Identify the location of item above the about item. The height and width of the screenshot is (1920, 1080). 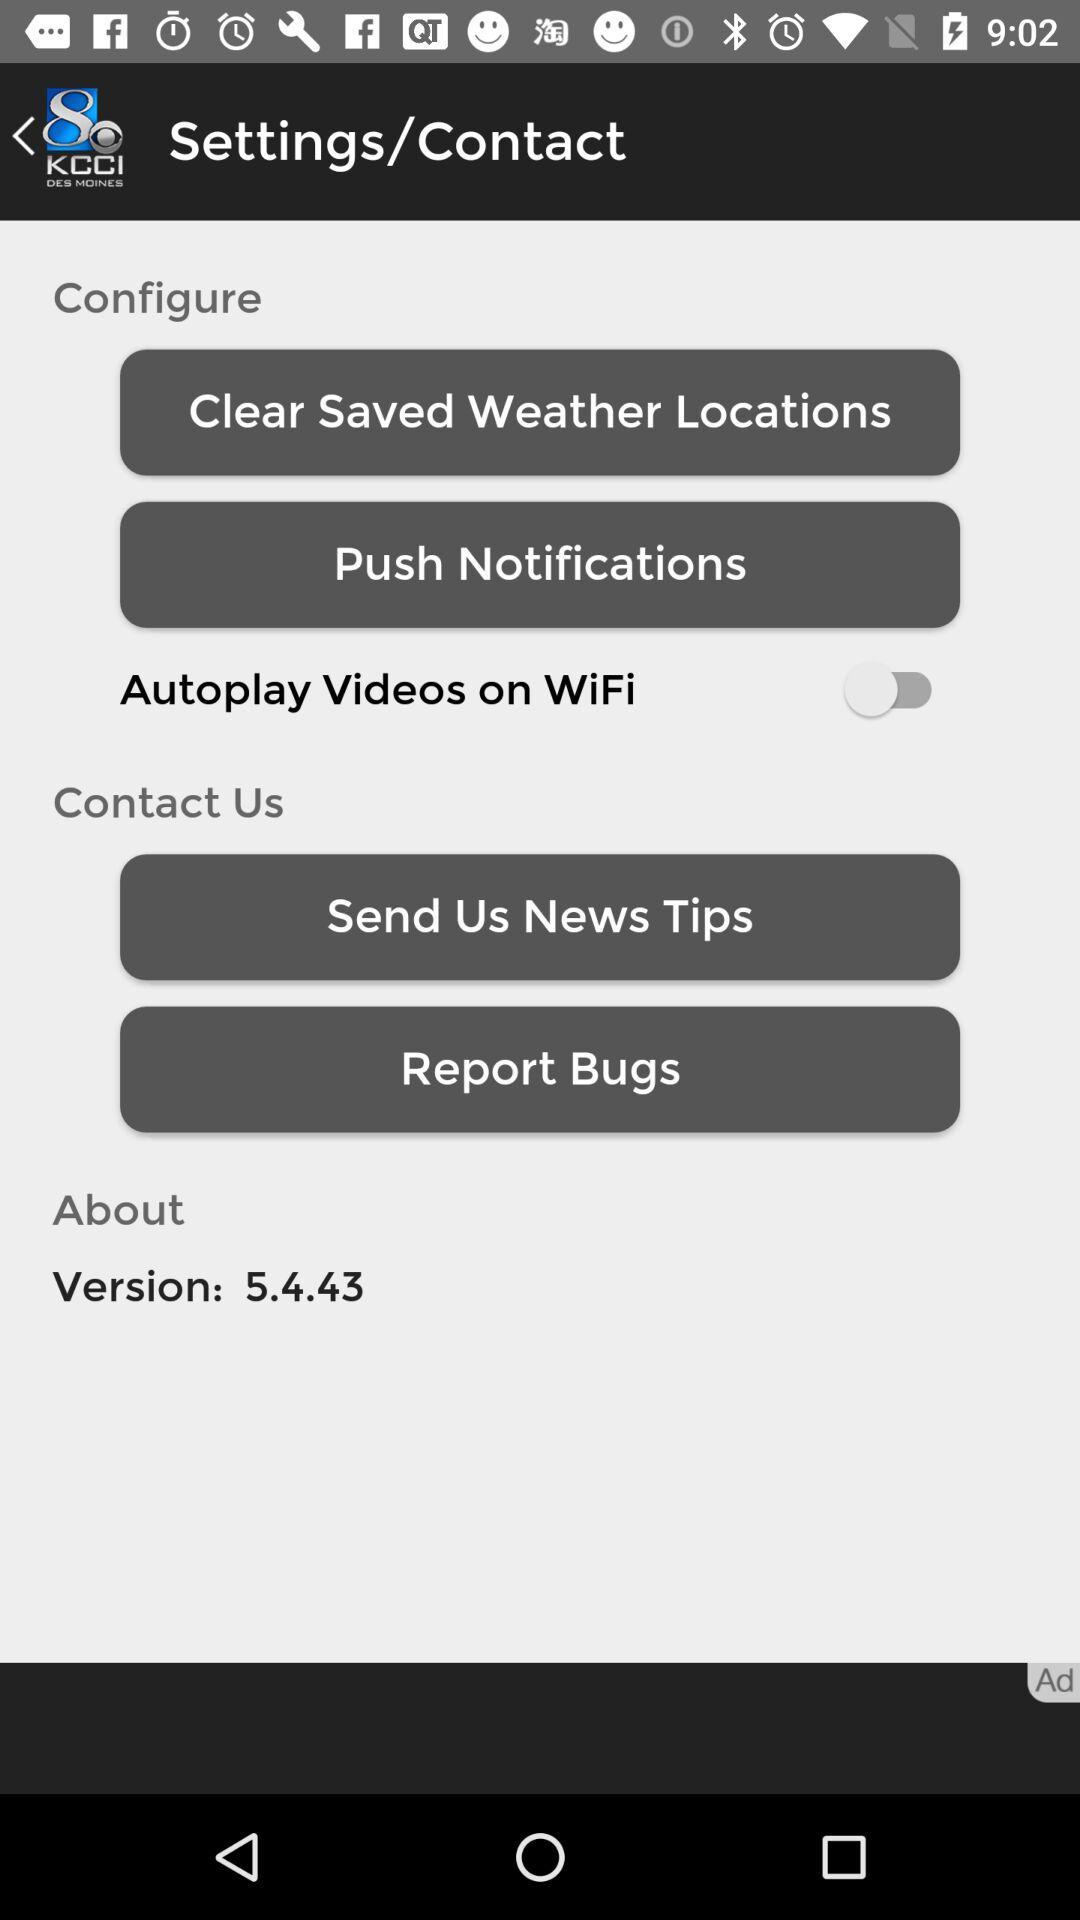
(540, 1068).